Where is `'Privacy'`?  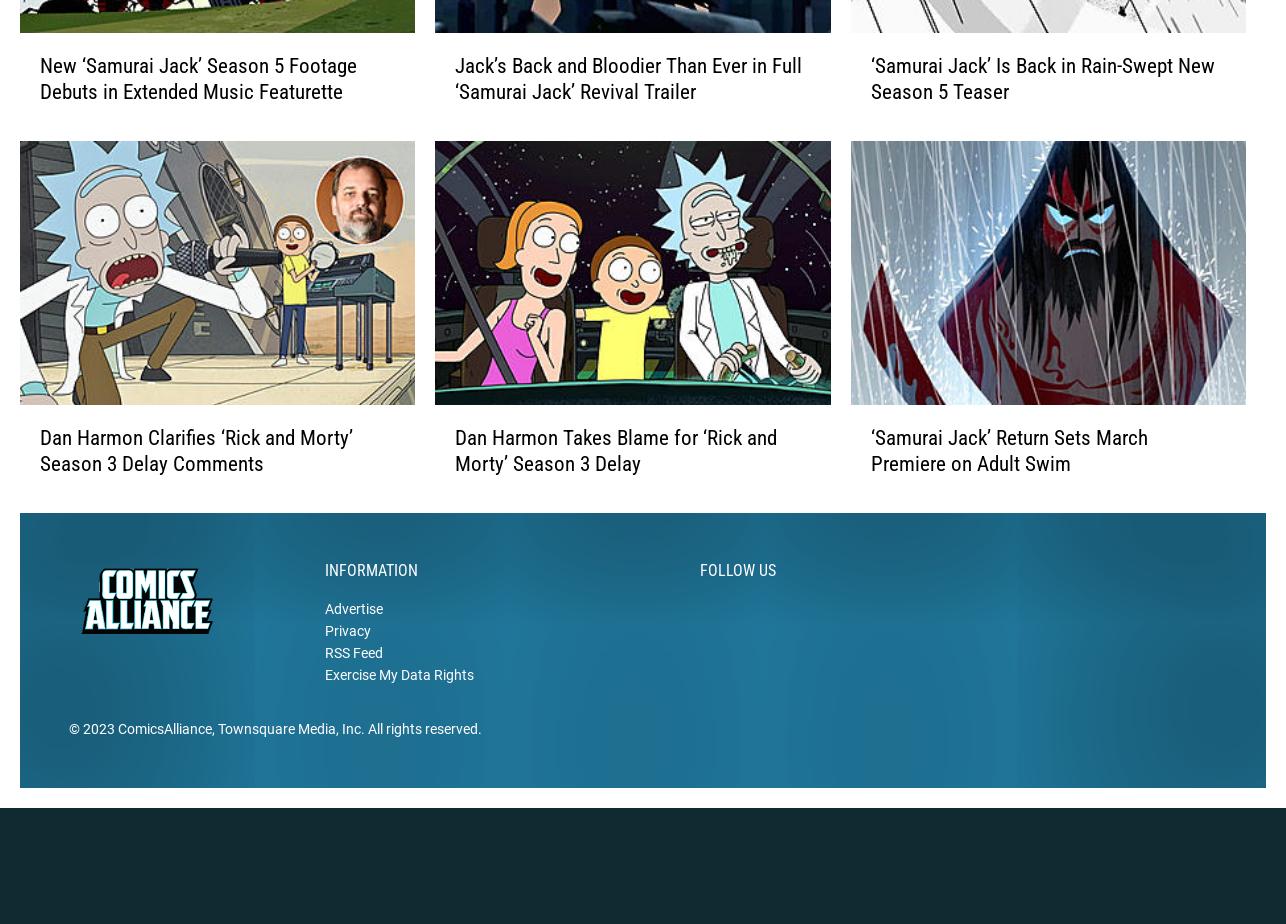
'Privacy' is located at coordinates (346, 662).